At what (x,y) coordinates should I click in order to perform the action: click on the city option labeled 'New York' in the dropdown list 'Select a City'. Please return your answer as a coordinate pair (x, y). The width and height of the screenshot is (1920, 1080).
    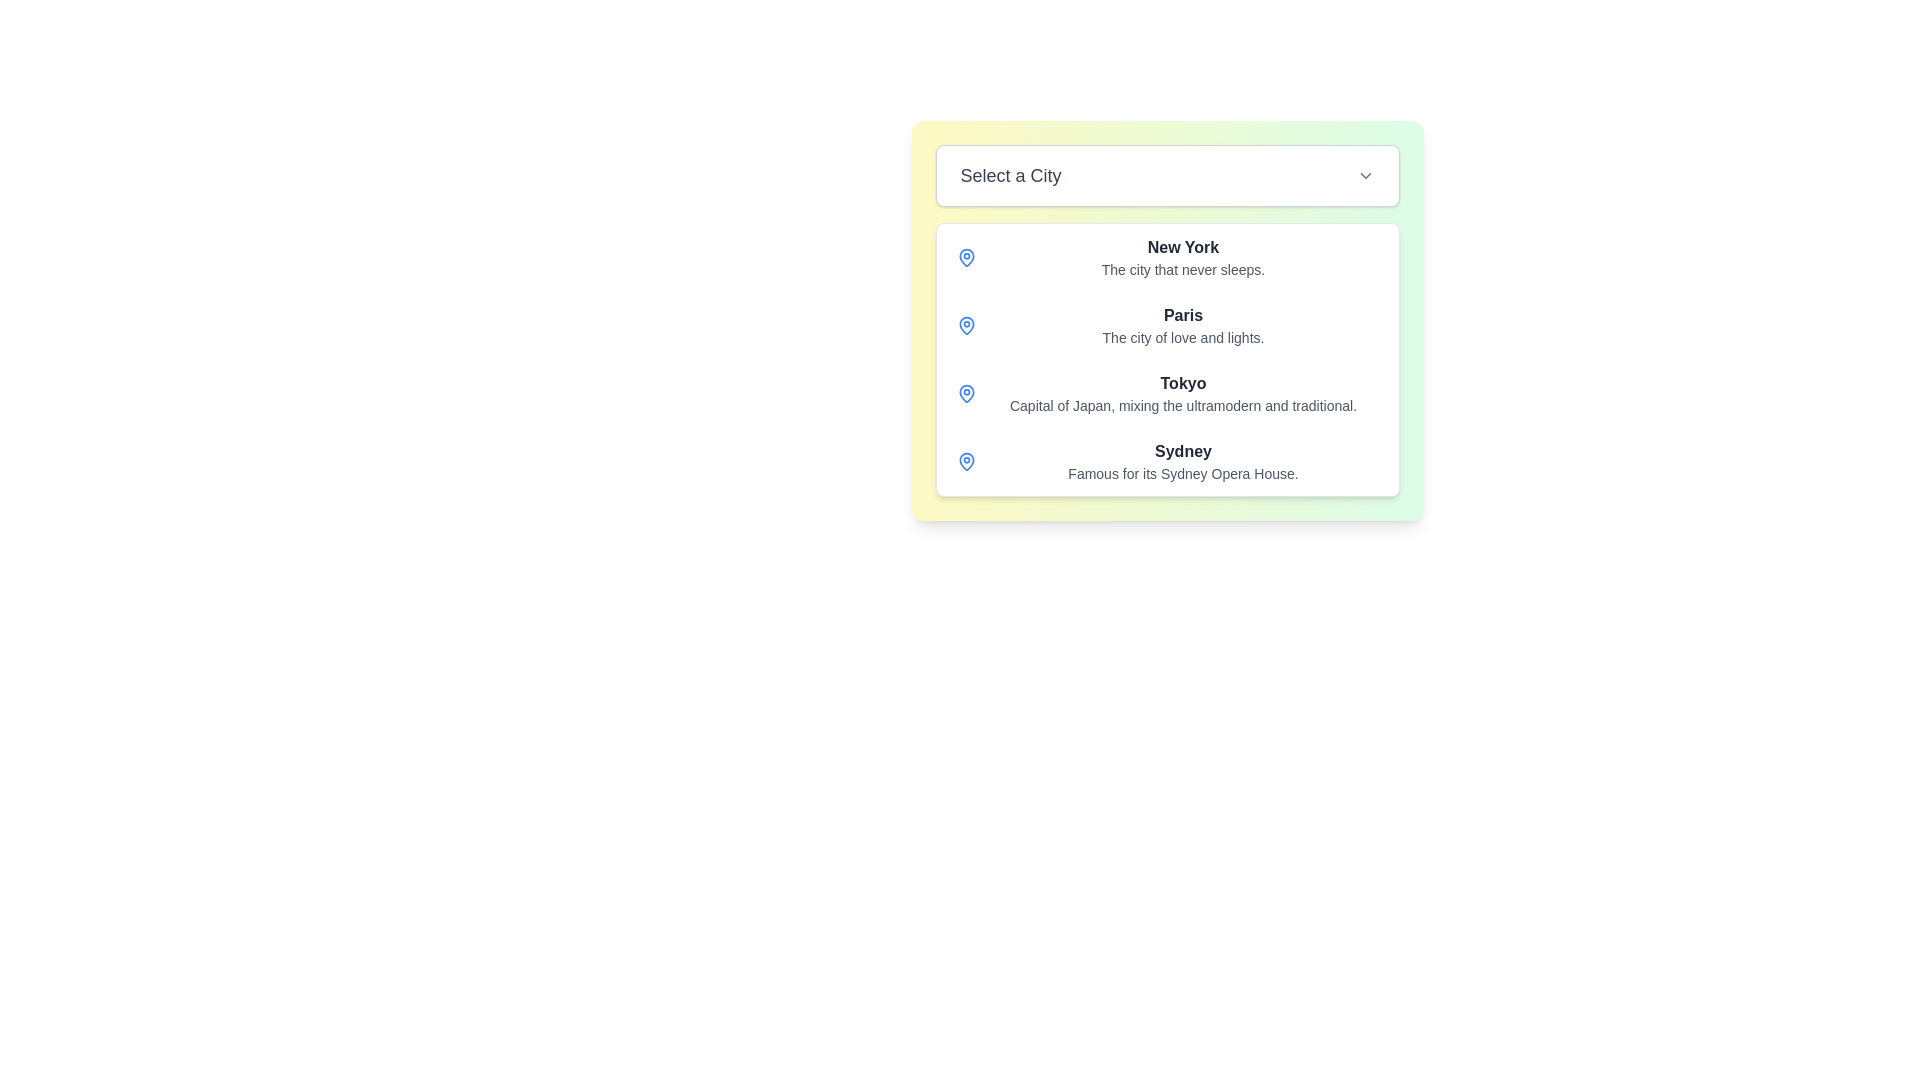
    Looking at the image, I should click on (1183, 257).